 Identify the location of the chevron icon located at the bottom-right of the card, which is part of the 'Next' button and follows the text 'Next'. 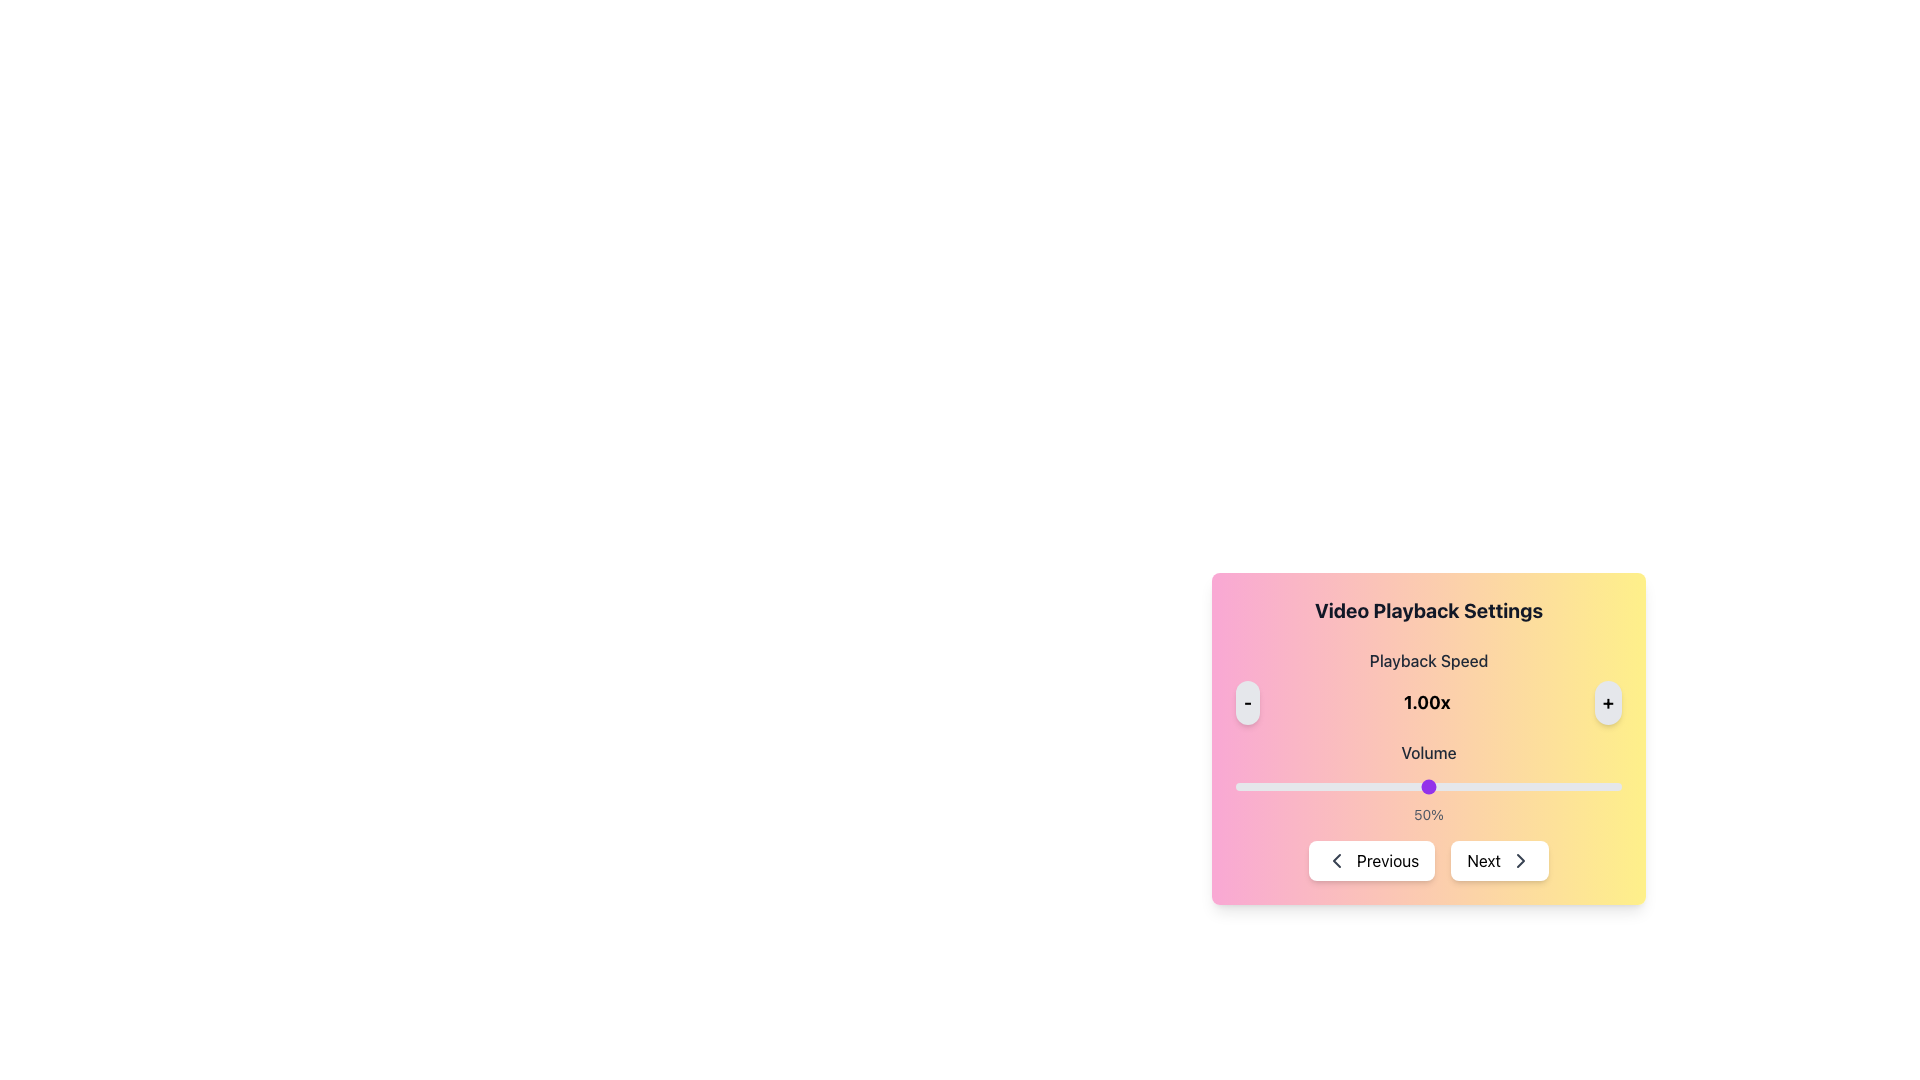
(1520, 859).